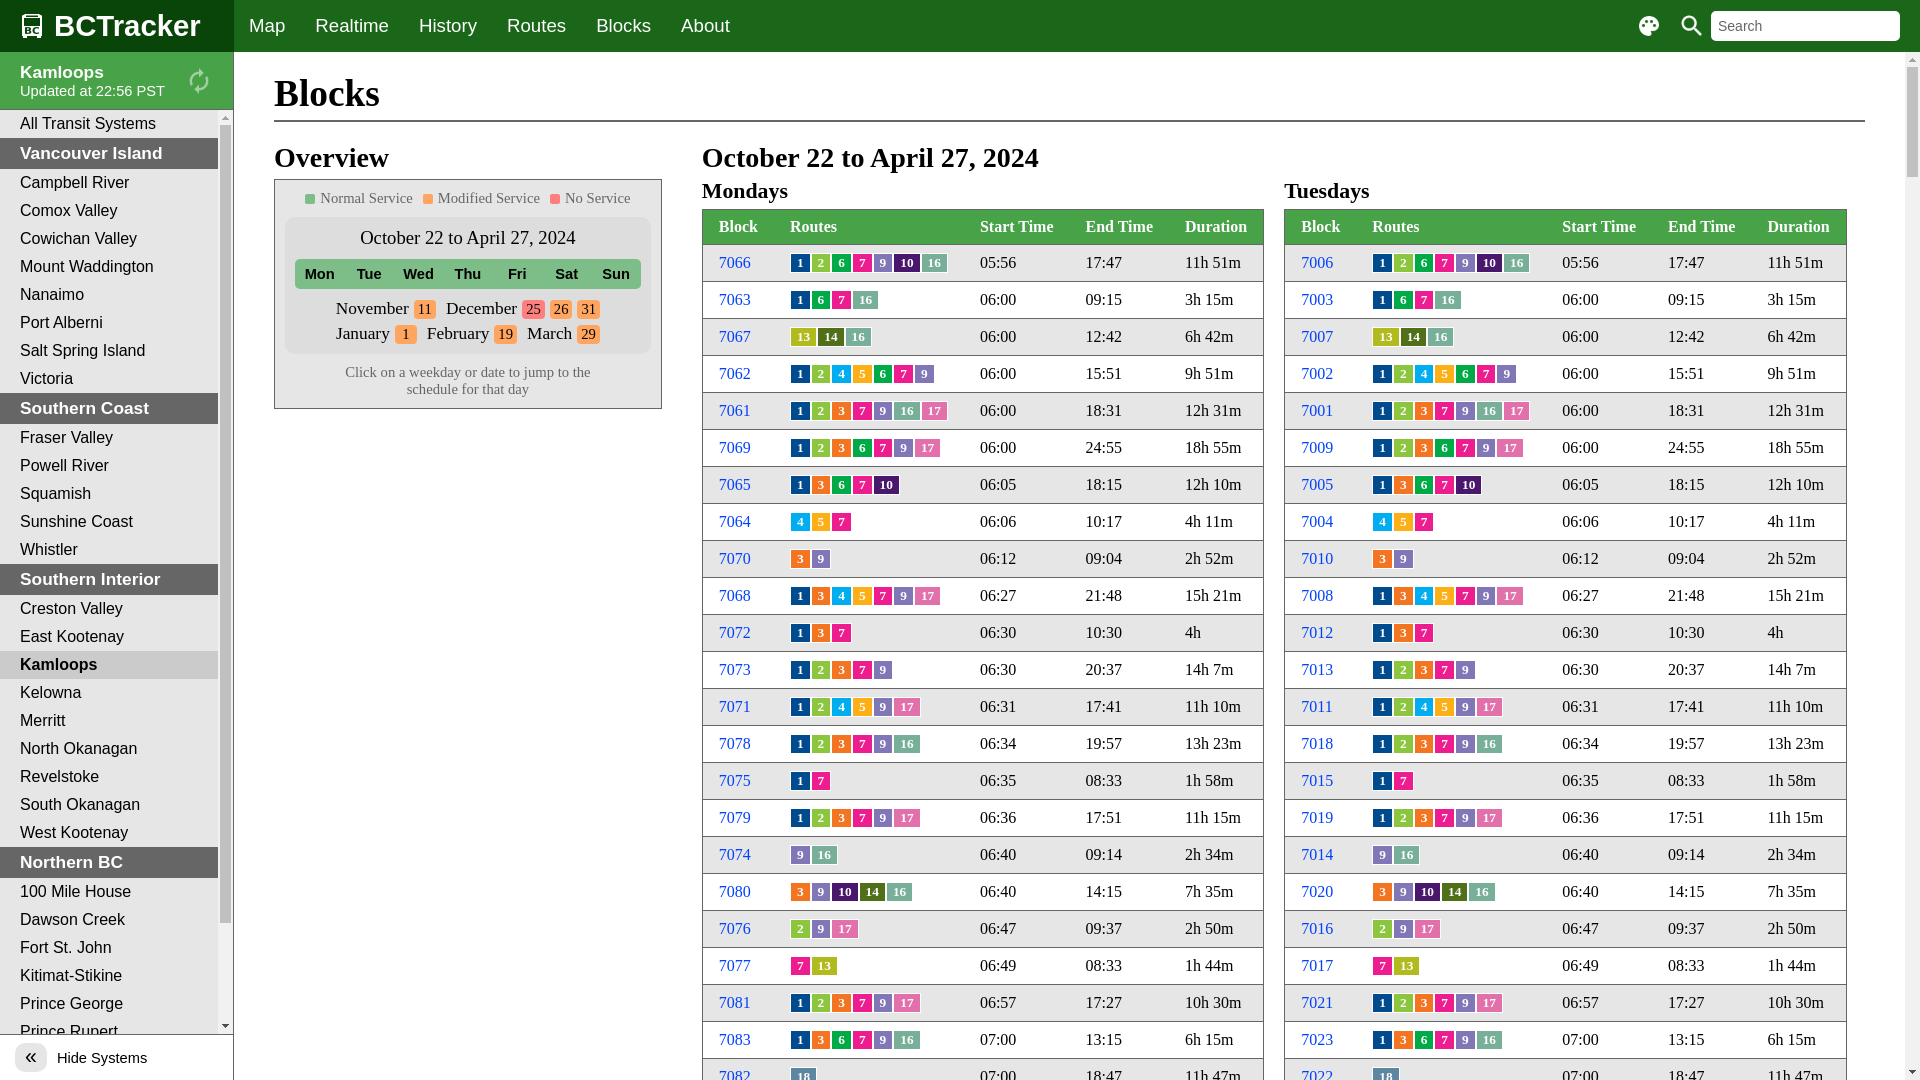 This screenshot has width=1920, height=1080. I want to click on '7062', so click(733, 373).